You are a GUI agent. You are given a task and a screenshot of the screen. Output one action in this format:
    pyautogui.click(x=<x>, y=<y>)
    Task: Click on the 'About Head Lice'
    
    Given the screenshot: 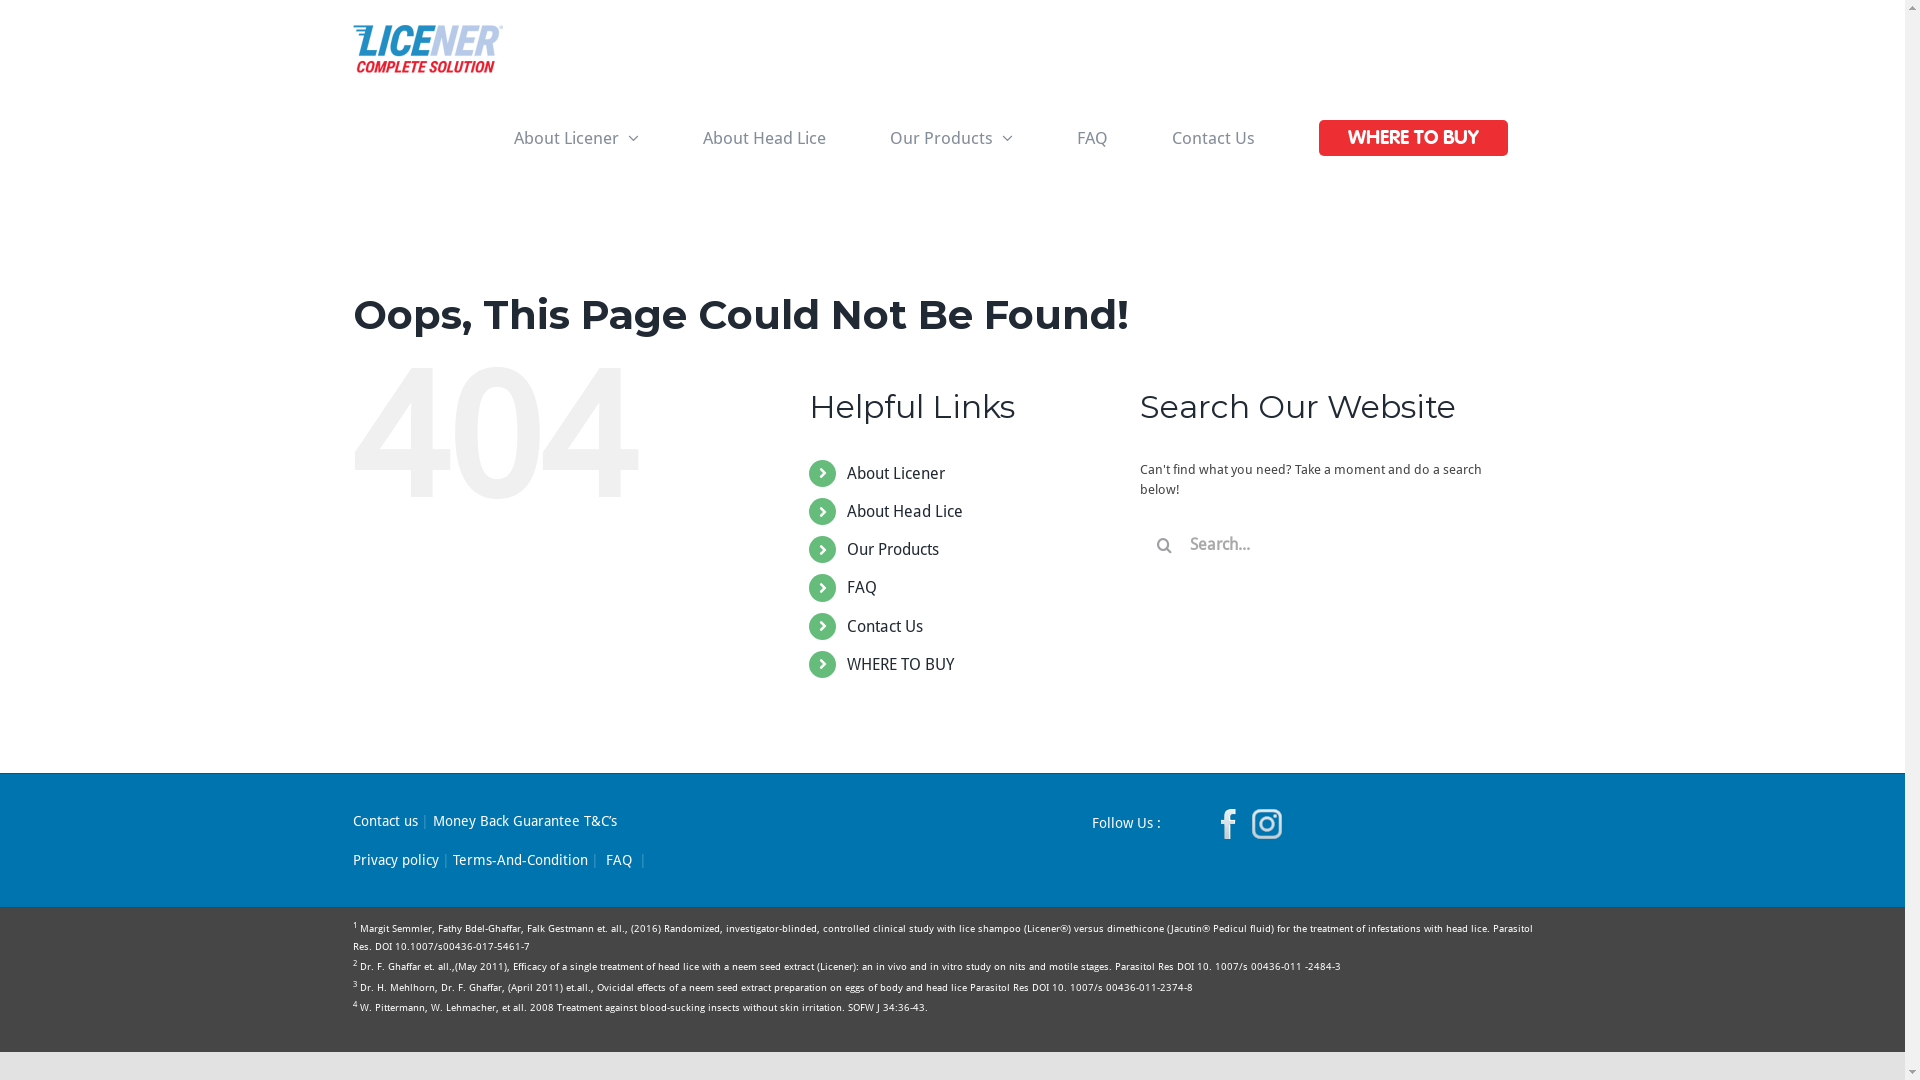 What is the action you would take?
    pyautogui.click(x=904, y=510)
    